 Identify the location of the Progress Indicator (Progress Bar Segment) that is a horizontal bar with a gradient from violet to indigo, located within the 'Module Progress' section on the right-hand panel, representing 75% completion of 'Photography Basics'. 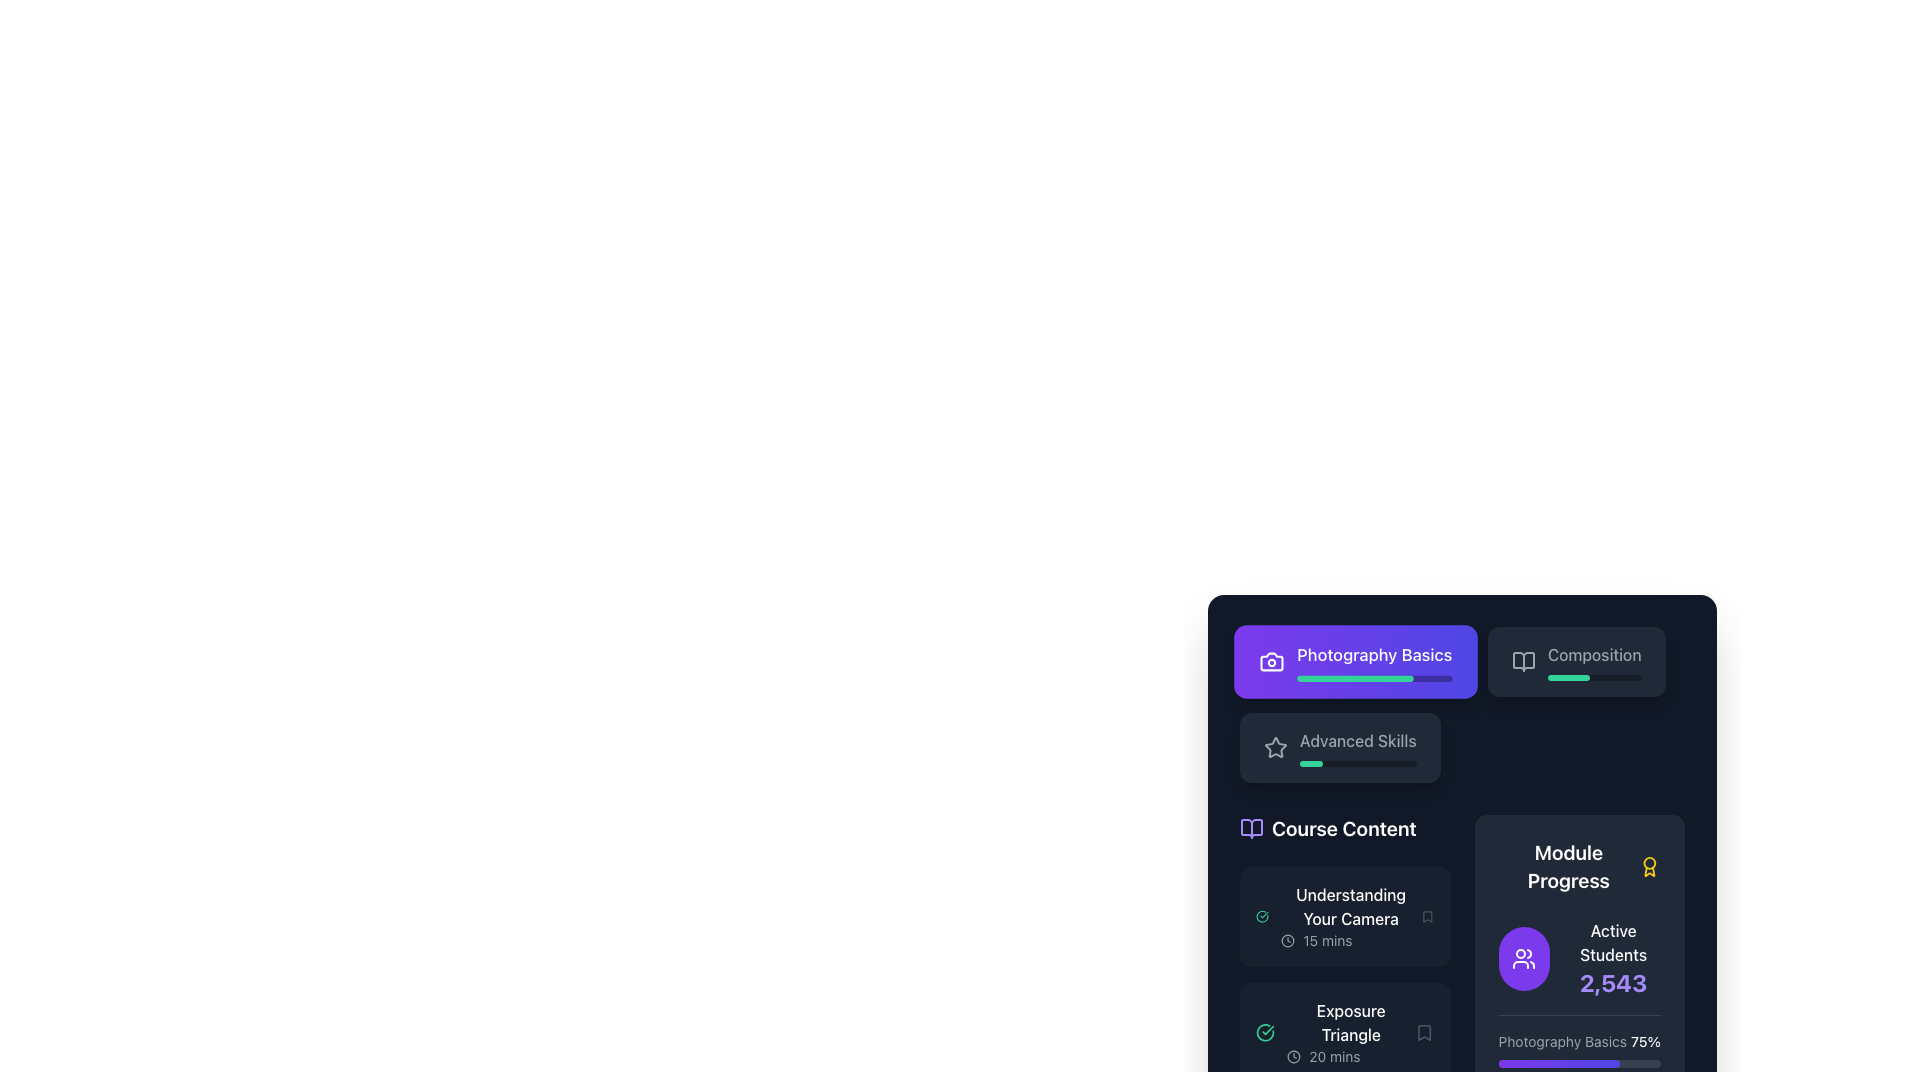
(1558, 1063).